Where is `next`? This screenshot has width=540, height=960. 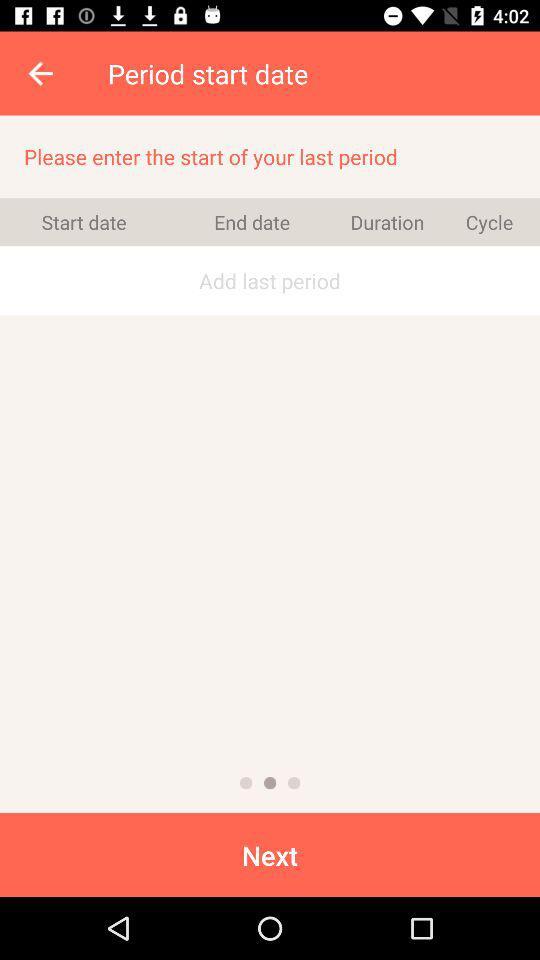
next is located at coordinates (270, 853).